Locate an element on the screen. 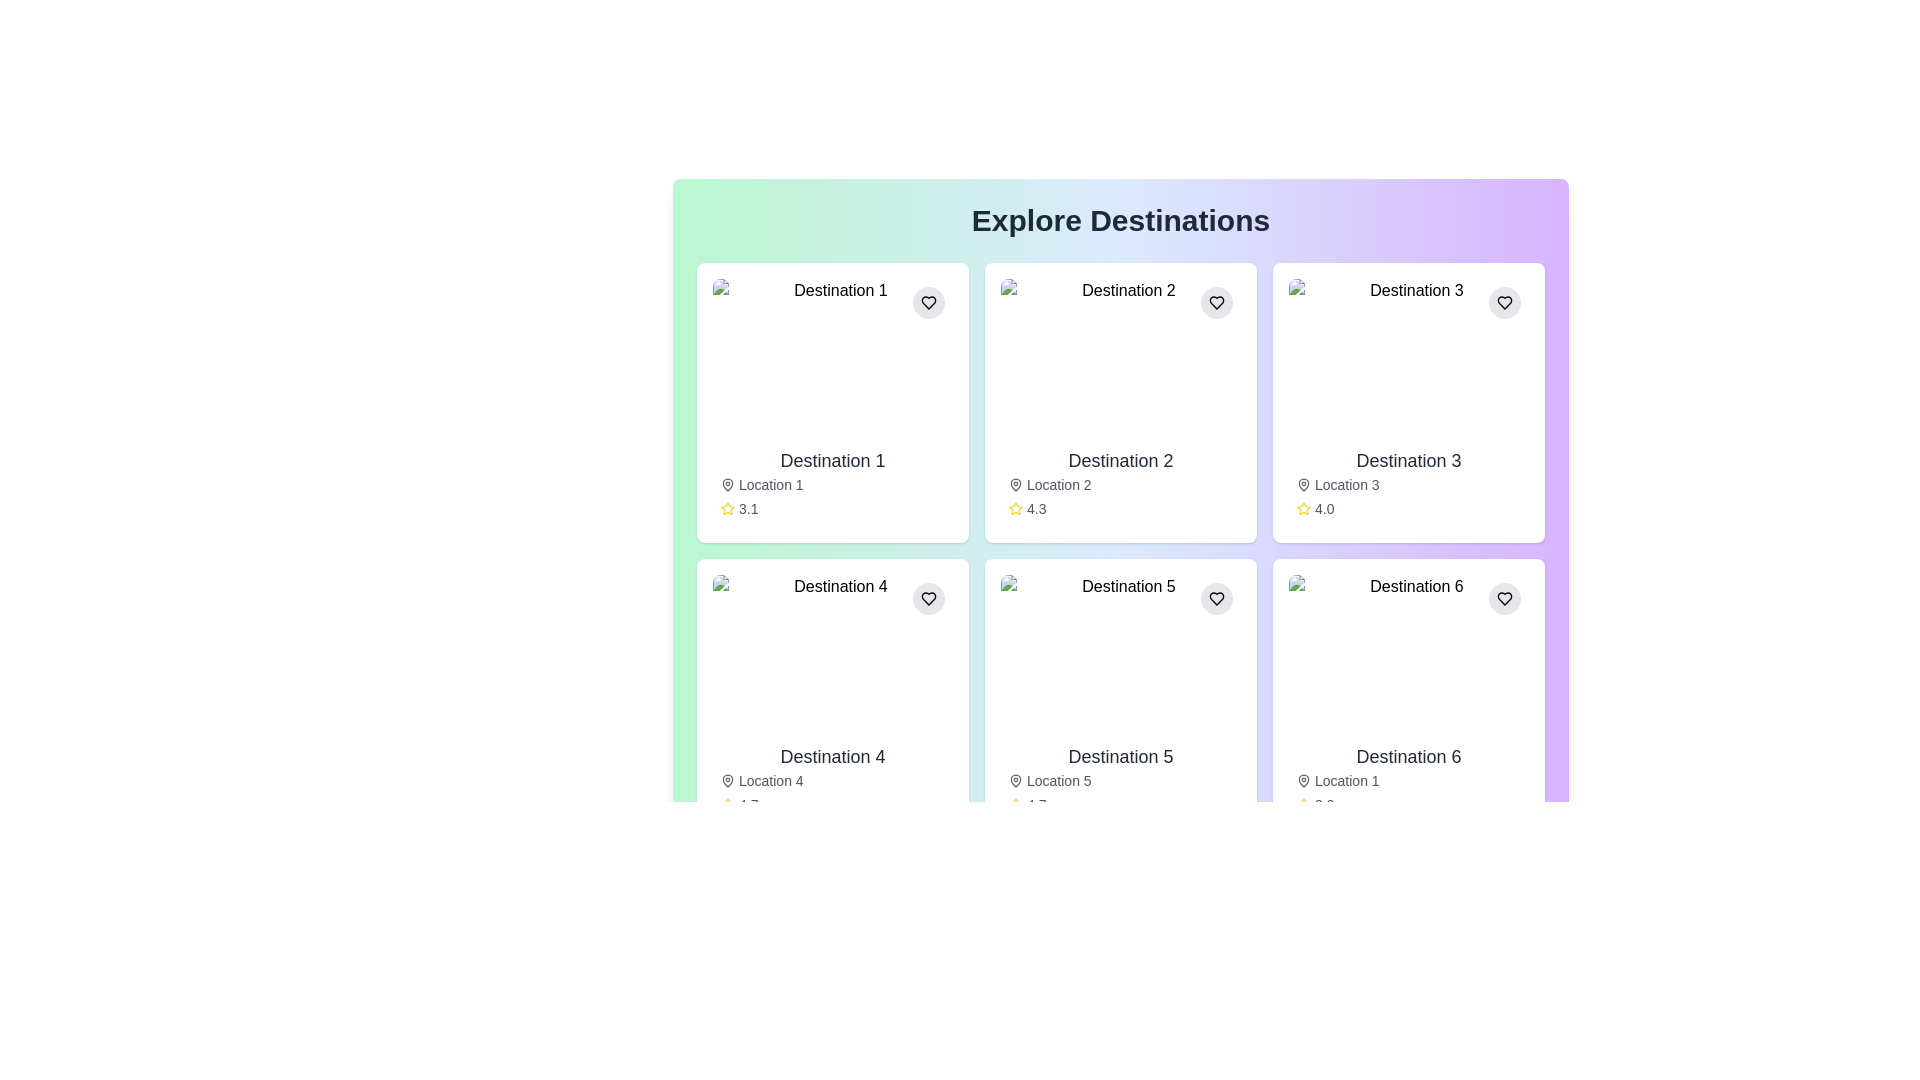 The width and height of the screenshot is (1920, 1080). the heart-shaped icon is located at coordinates (1505, 597).